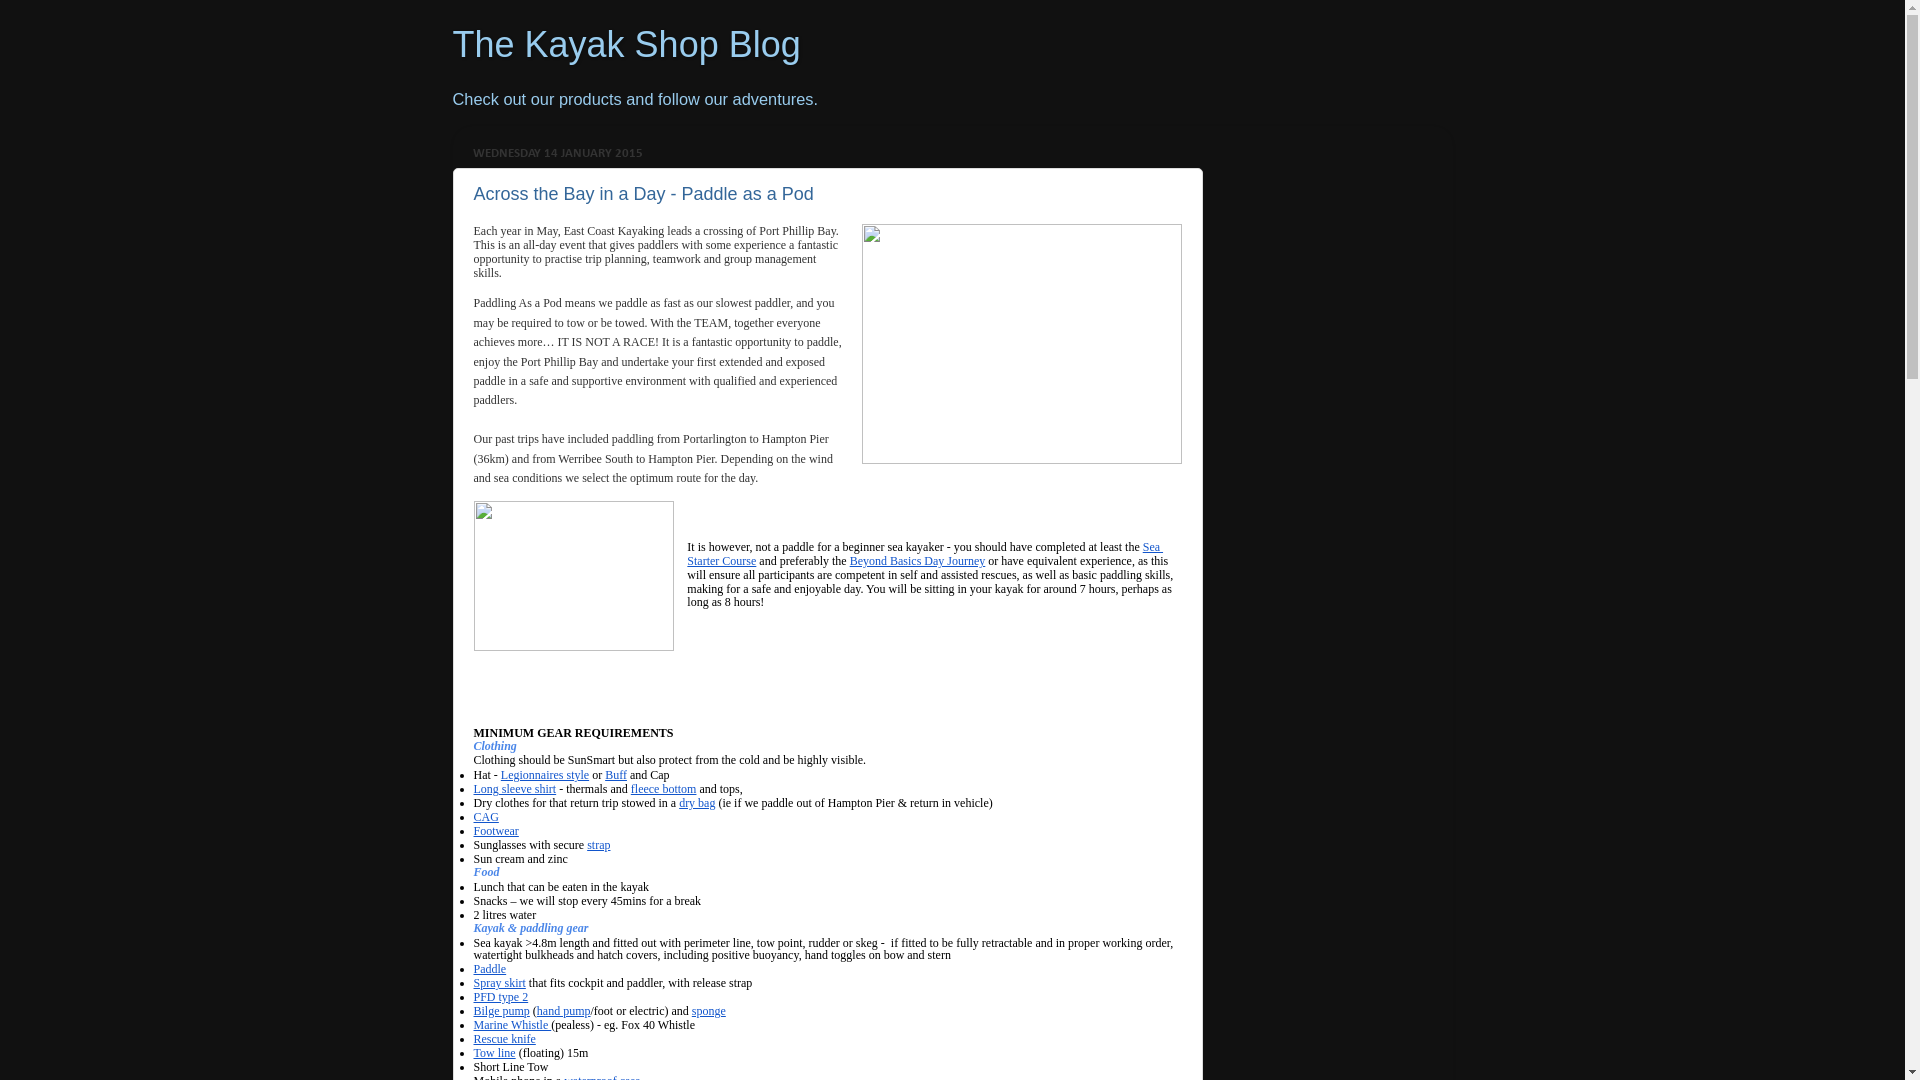 This screenshot has height=1080, width=1920. Describe the element at coordinates (924, 552) in the screenshot. I see `'Sea Starter Course'` at that location.